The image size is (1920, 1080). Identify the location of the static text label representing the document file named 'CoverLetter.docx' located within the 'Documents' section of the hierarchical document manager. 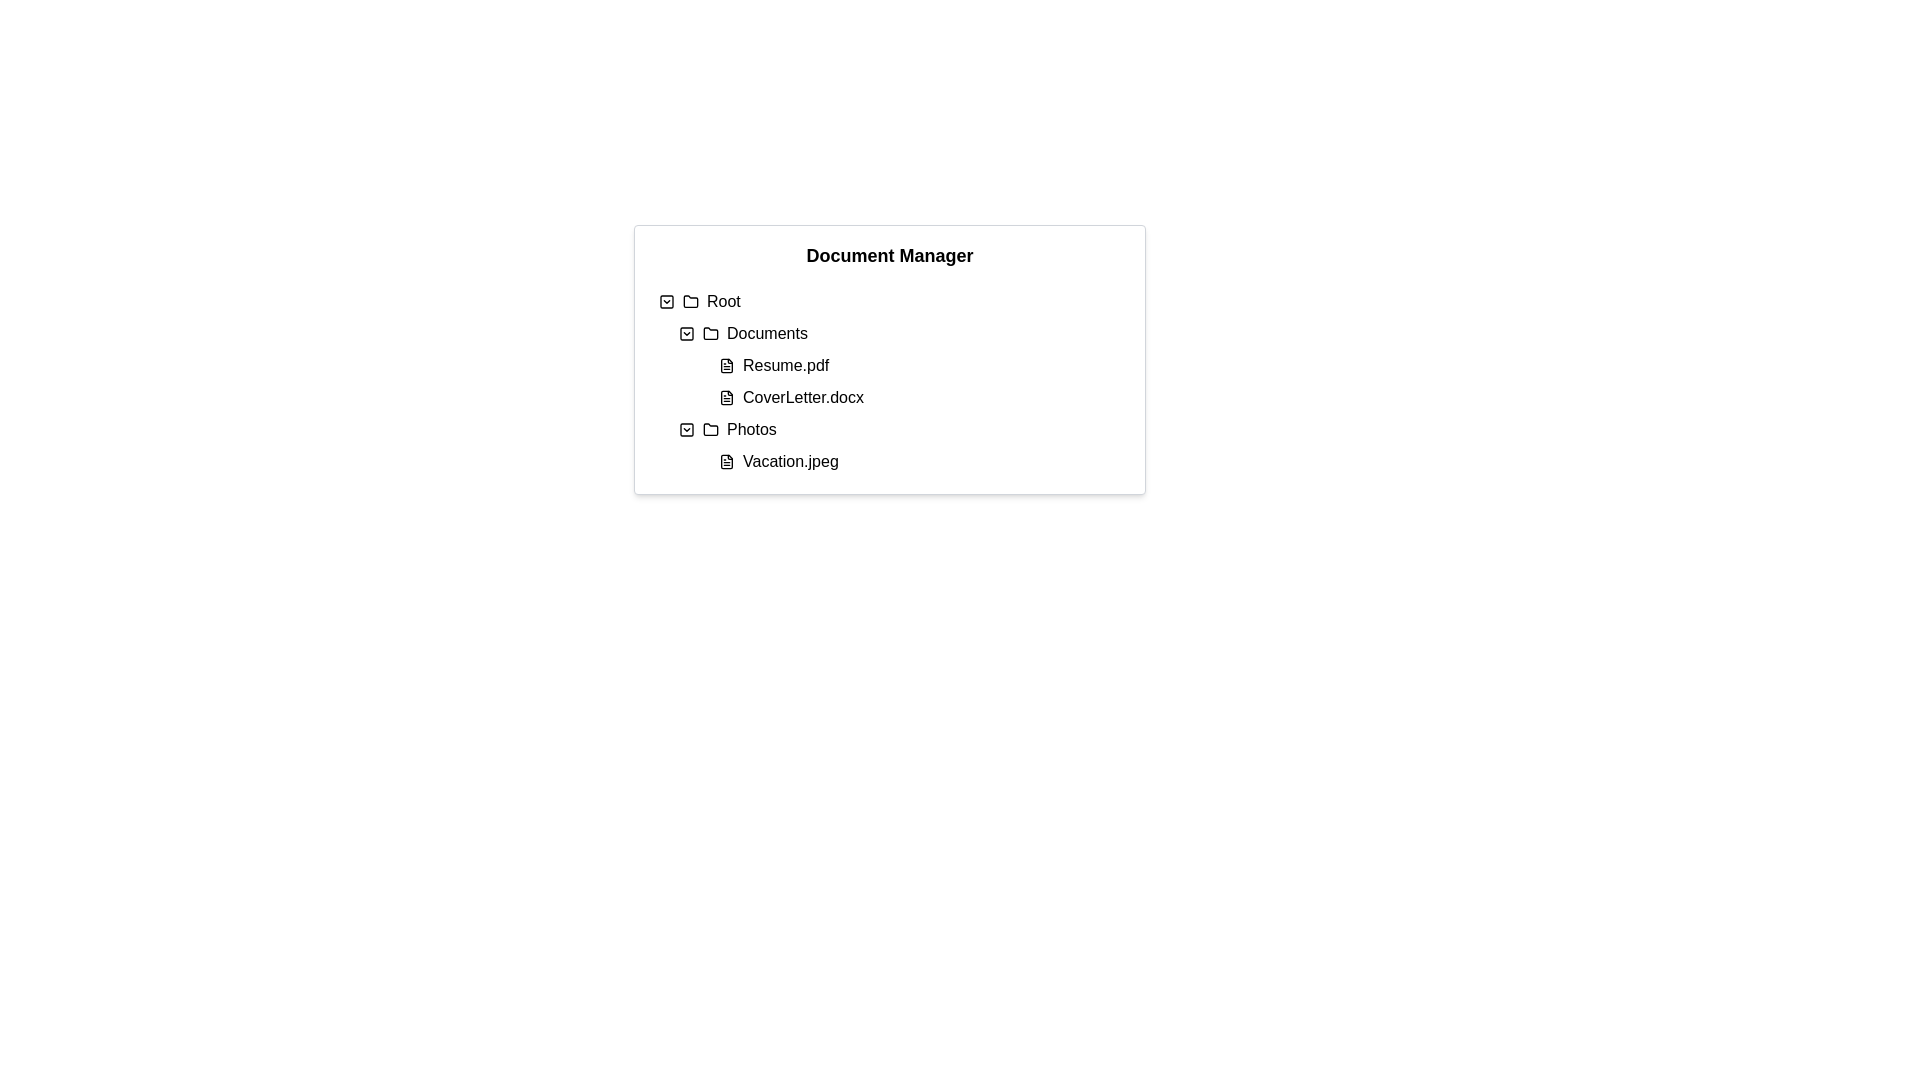
(803, 397).